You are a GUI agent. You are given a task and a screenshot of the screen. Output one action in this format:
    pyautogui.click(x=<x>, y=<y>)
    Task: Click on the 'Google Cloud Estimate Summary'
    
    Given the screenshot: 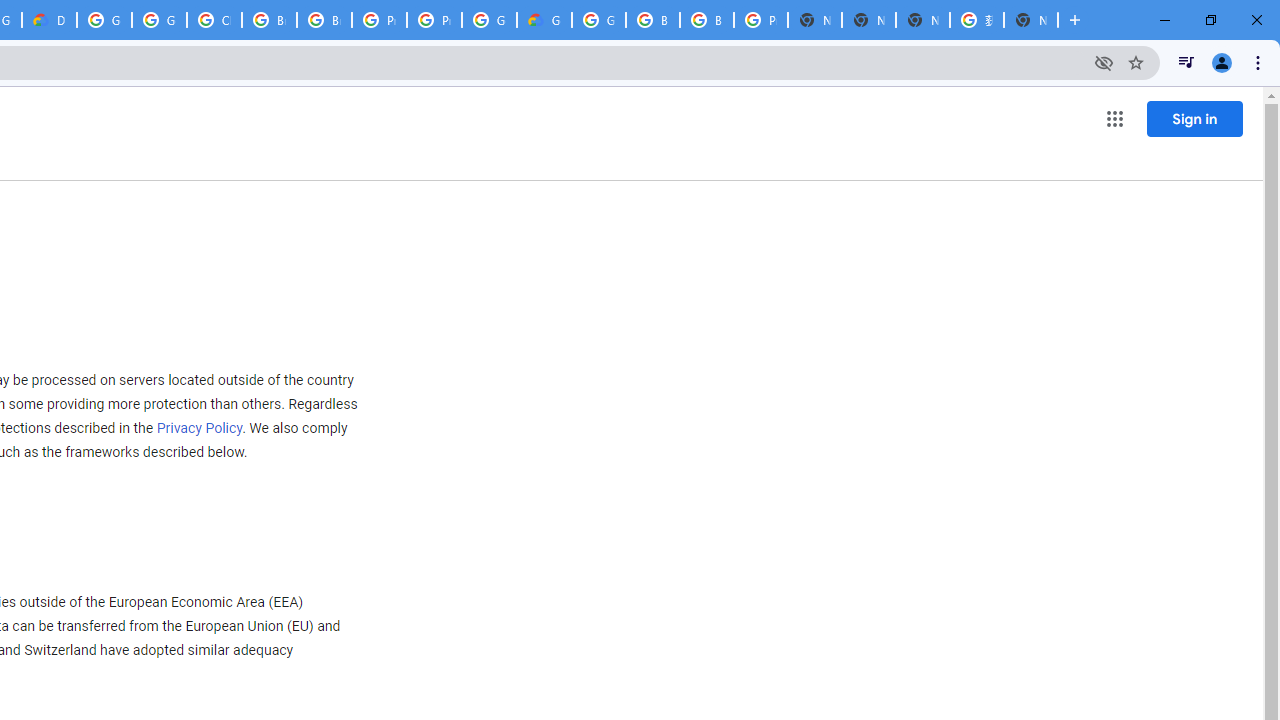 What is the action you would take?
    pyautogui.click(x=544, y=20)
    